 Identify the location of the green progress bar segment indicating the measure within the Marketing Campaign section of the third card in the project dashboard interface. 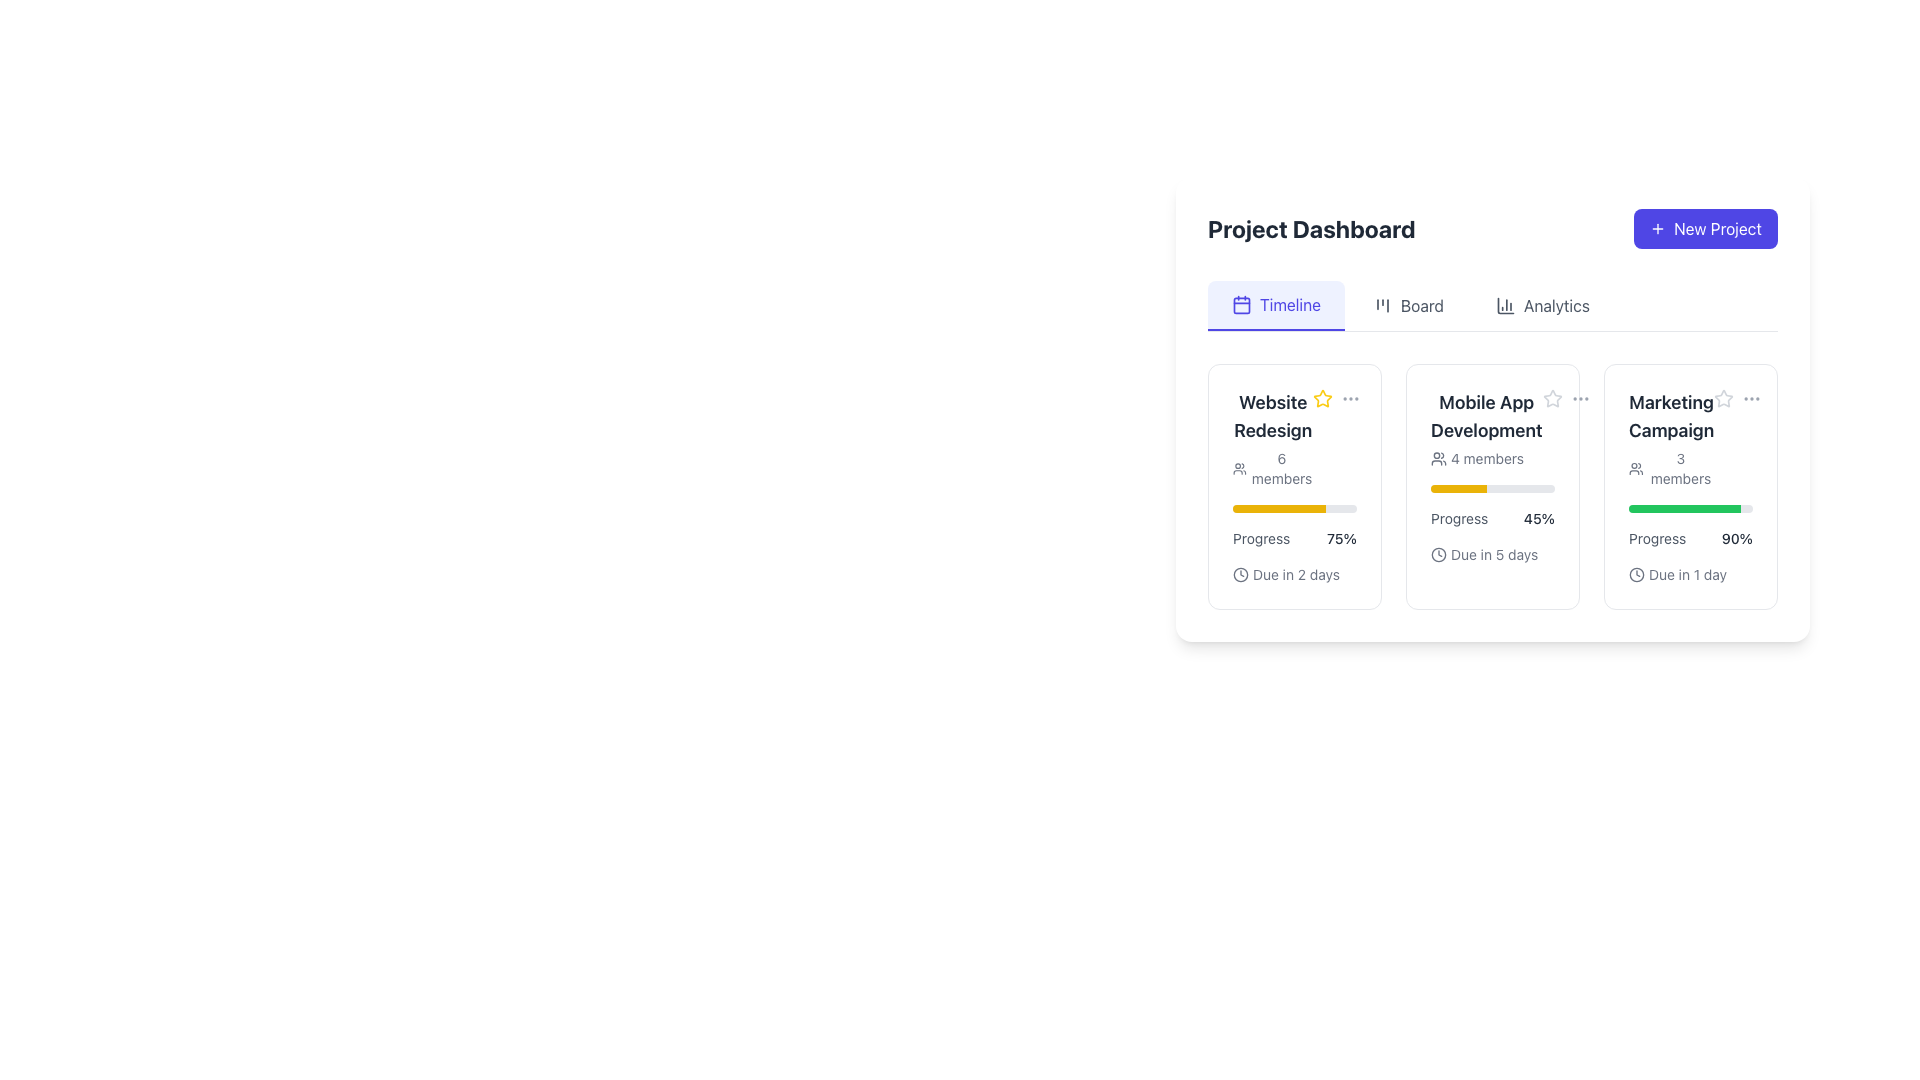
(1683, 508).